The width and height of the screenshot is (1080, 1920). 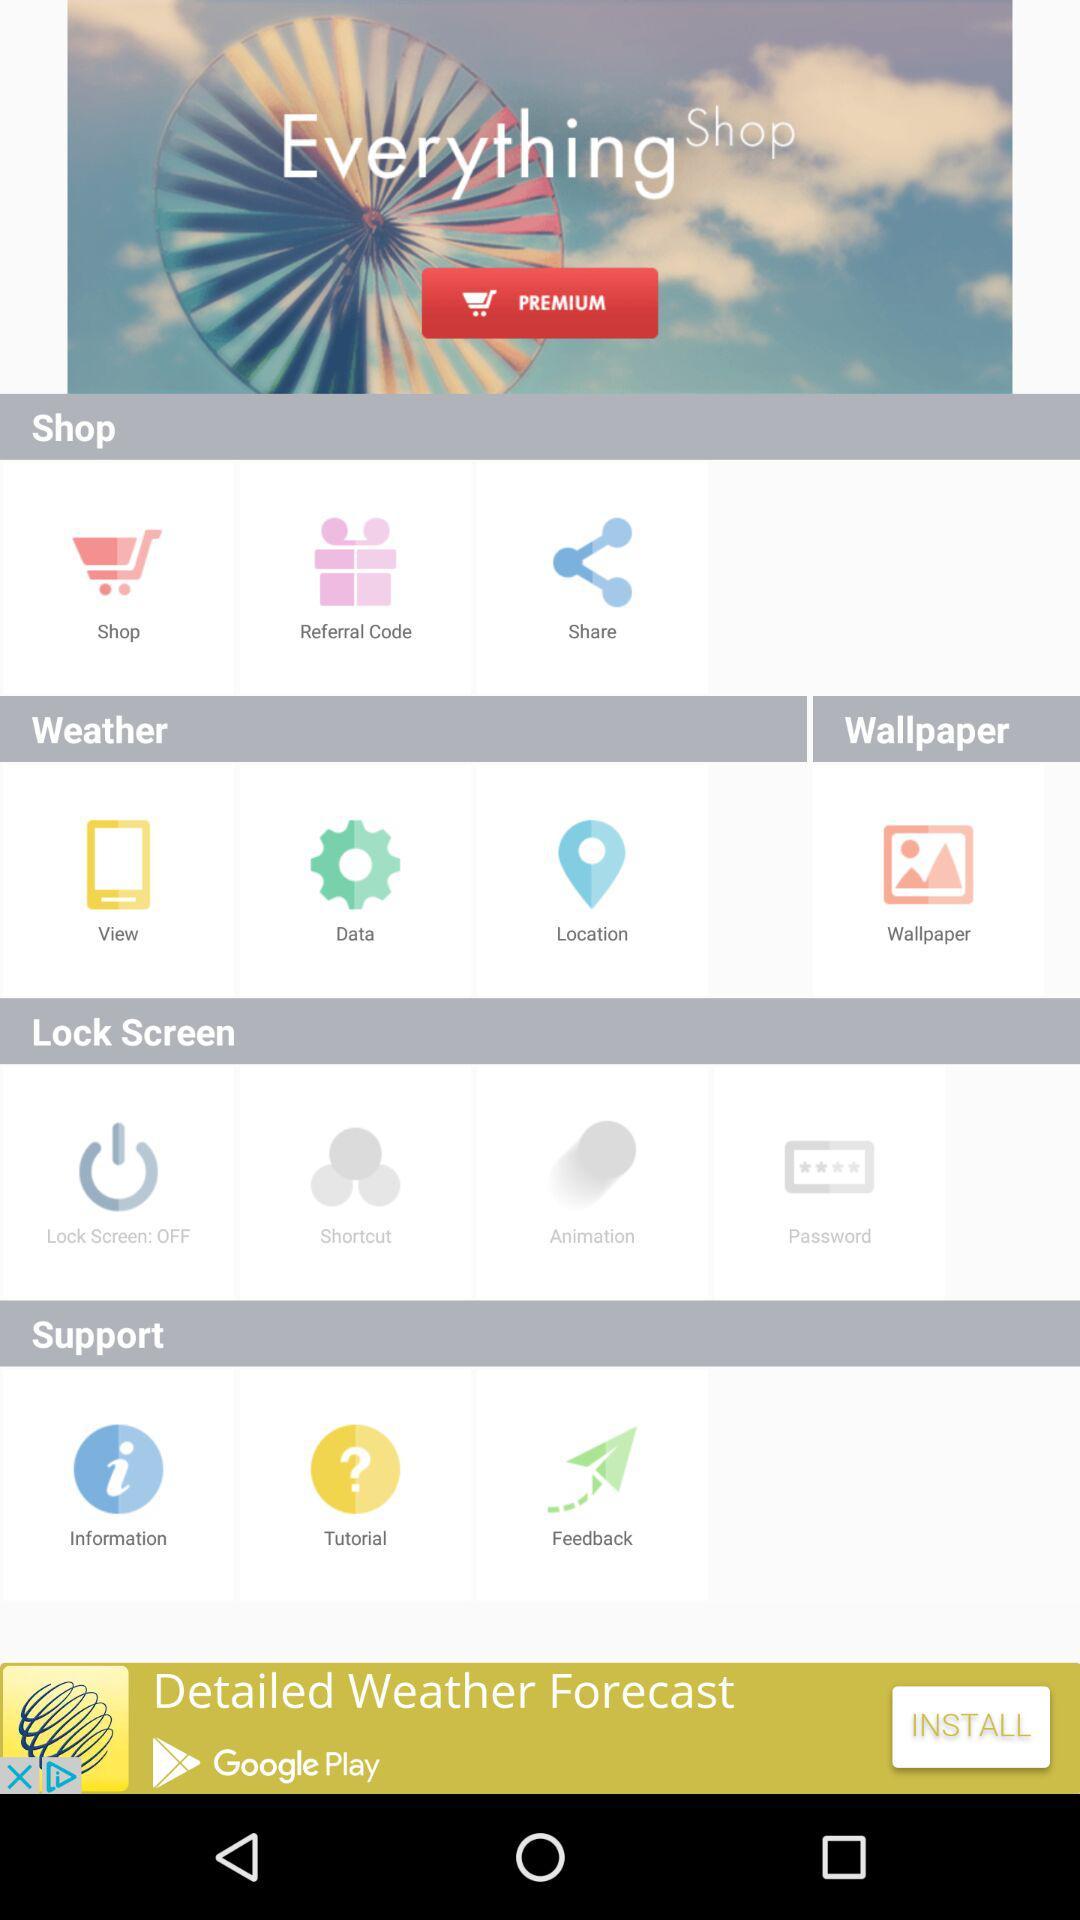 What do you see at coordinates (540, 1727) in the screenshot?
I see `icone` at bounding box center [540, 1727].